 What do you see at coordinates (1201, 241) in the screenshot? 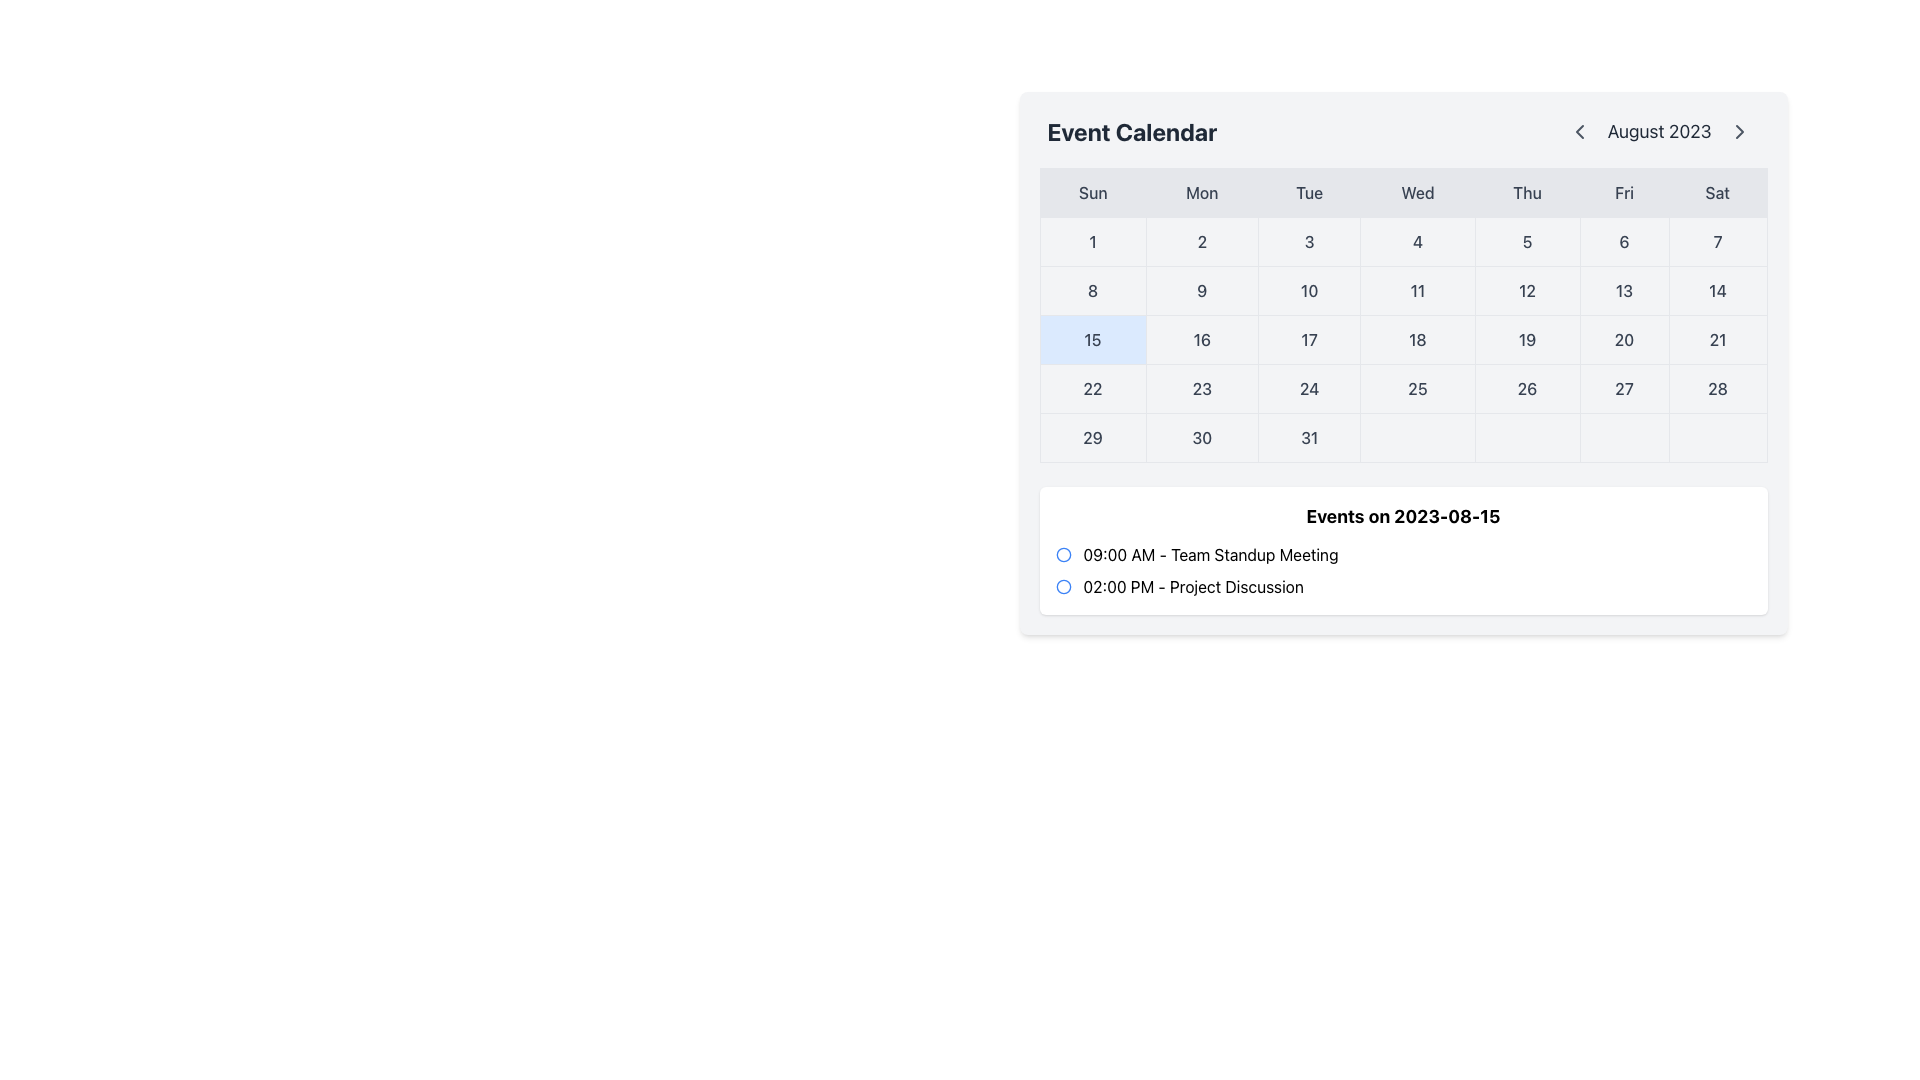
I see `the date indicator button for '2nd' in the calendar grid` at bounding box center [1201, 241].